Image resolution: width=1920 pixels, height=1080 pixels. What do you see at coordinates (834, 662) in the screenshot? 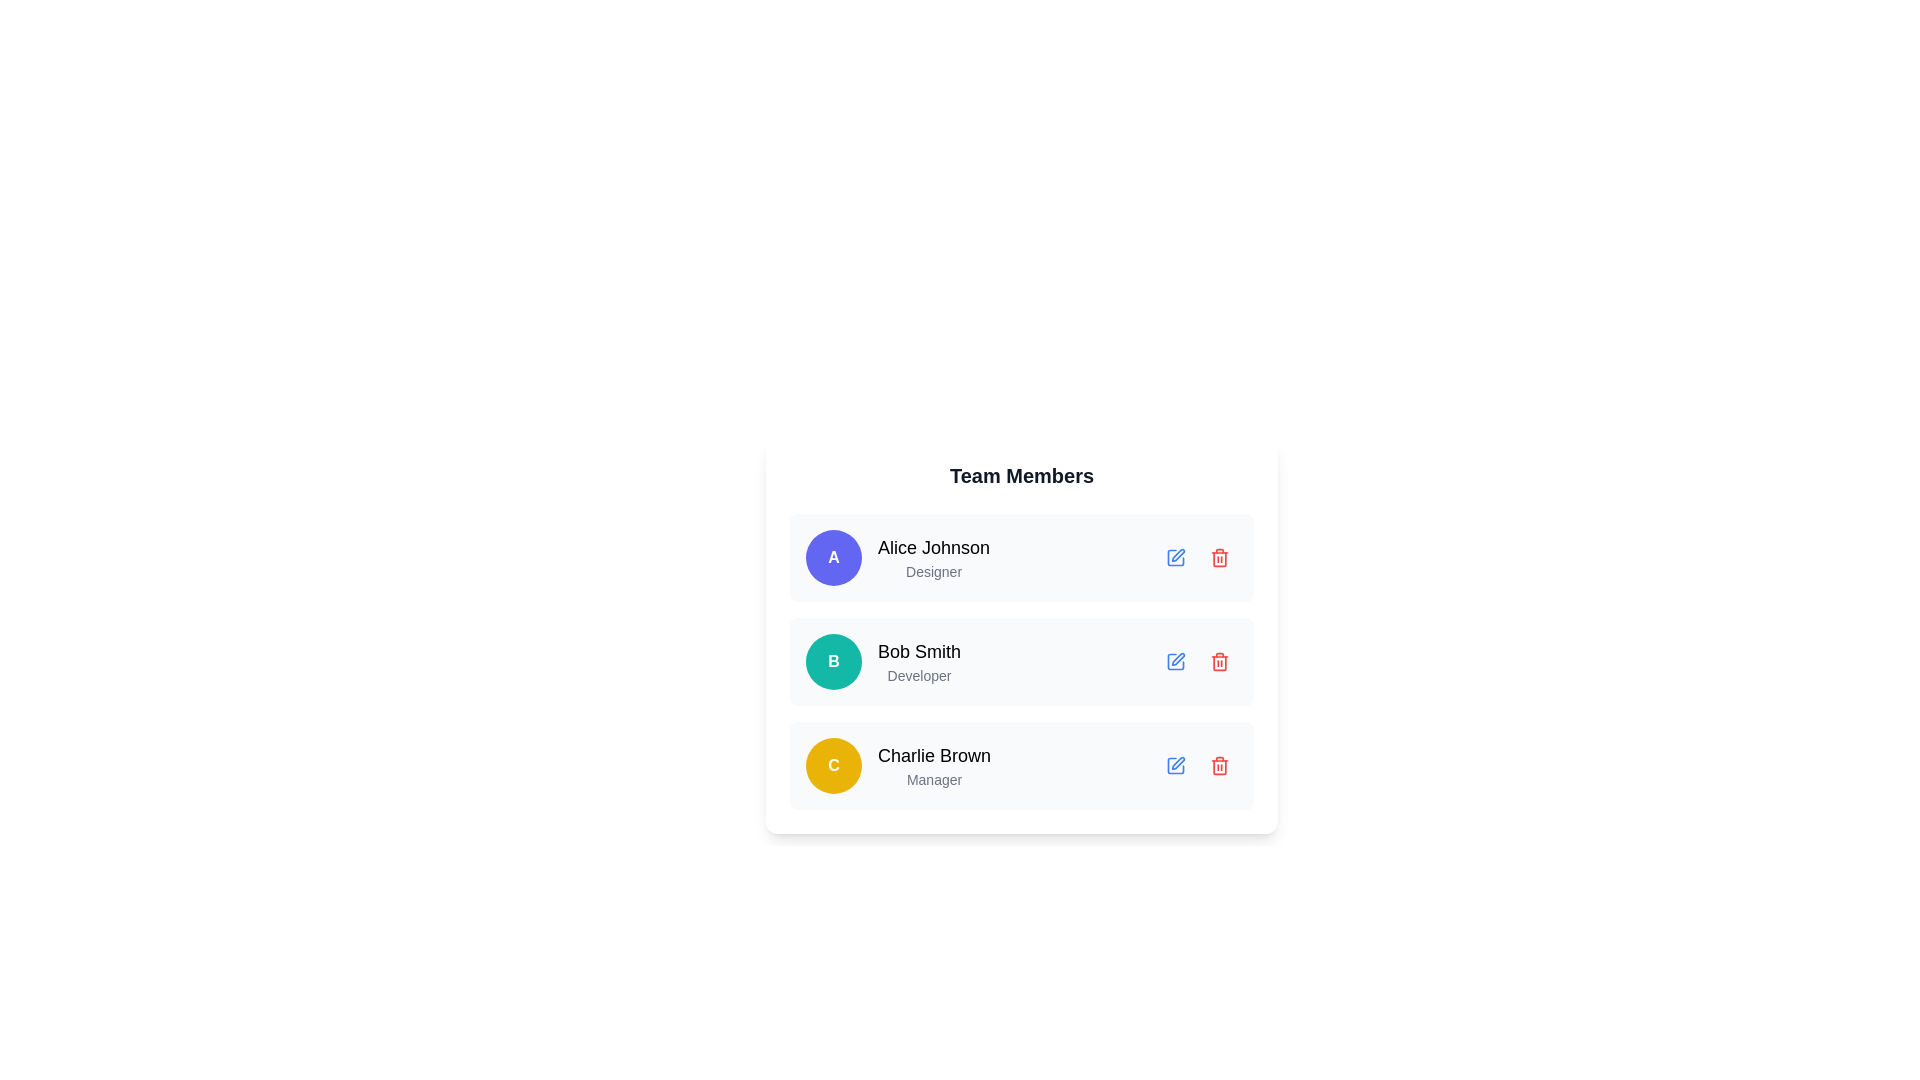
I see `the circular badge representing the initials of 'Bob Smith', which is positioned to the left of the text 'Bob Smith' and 'Developer' in the second row of team members` at bounding box center [834, 662].